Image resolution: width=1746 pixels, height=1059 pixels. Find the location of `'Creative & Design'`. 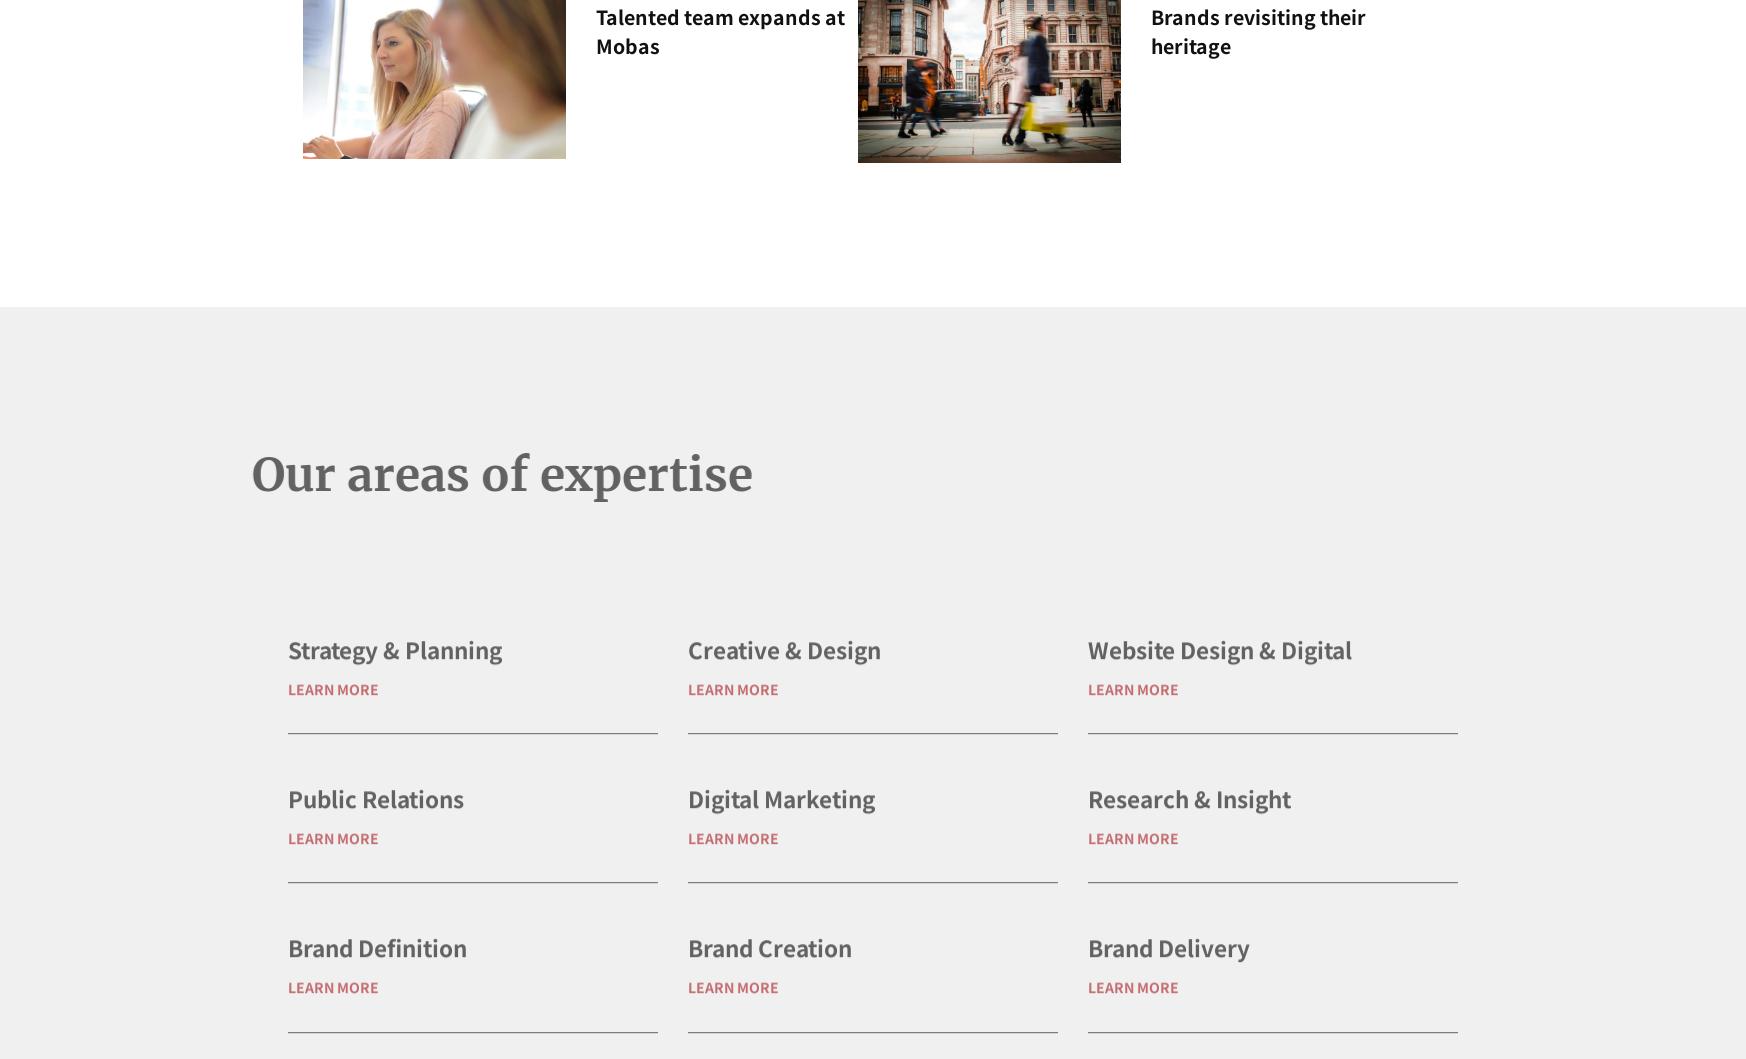

'Creative & Design' is located at coordinates (782, 711).